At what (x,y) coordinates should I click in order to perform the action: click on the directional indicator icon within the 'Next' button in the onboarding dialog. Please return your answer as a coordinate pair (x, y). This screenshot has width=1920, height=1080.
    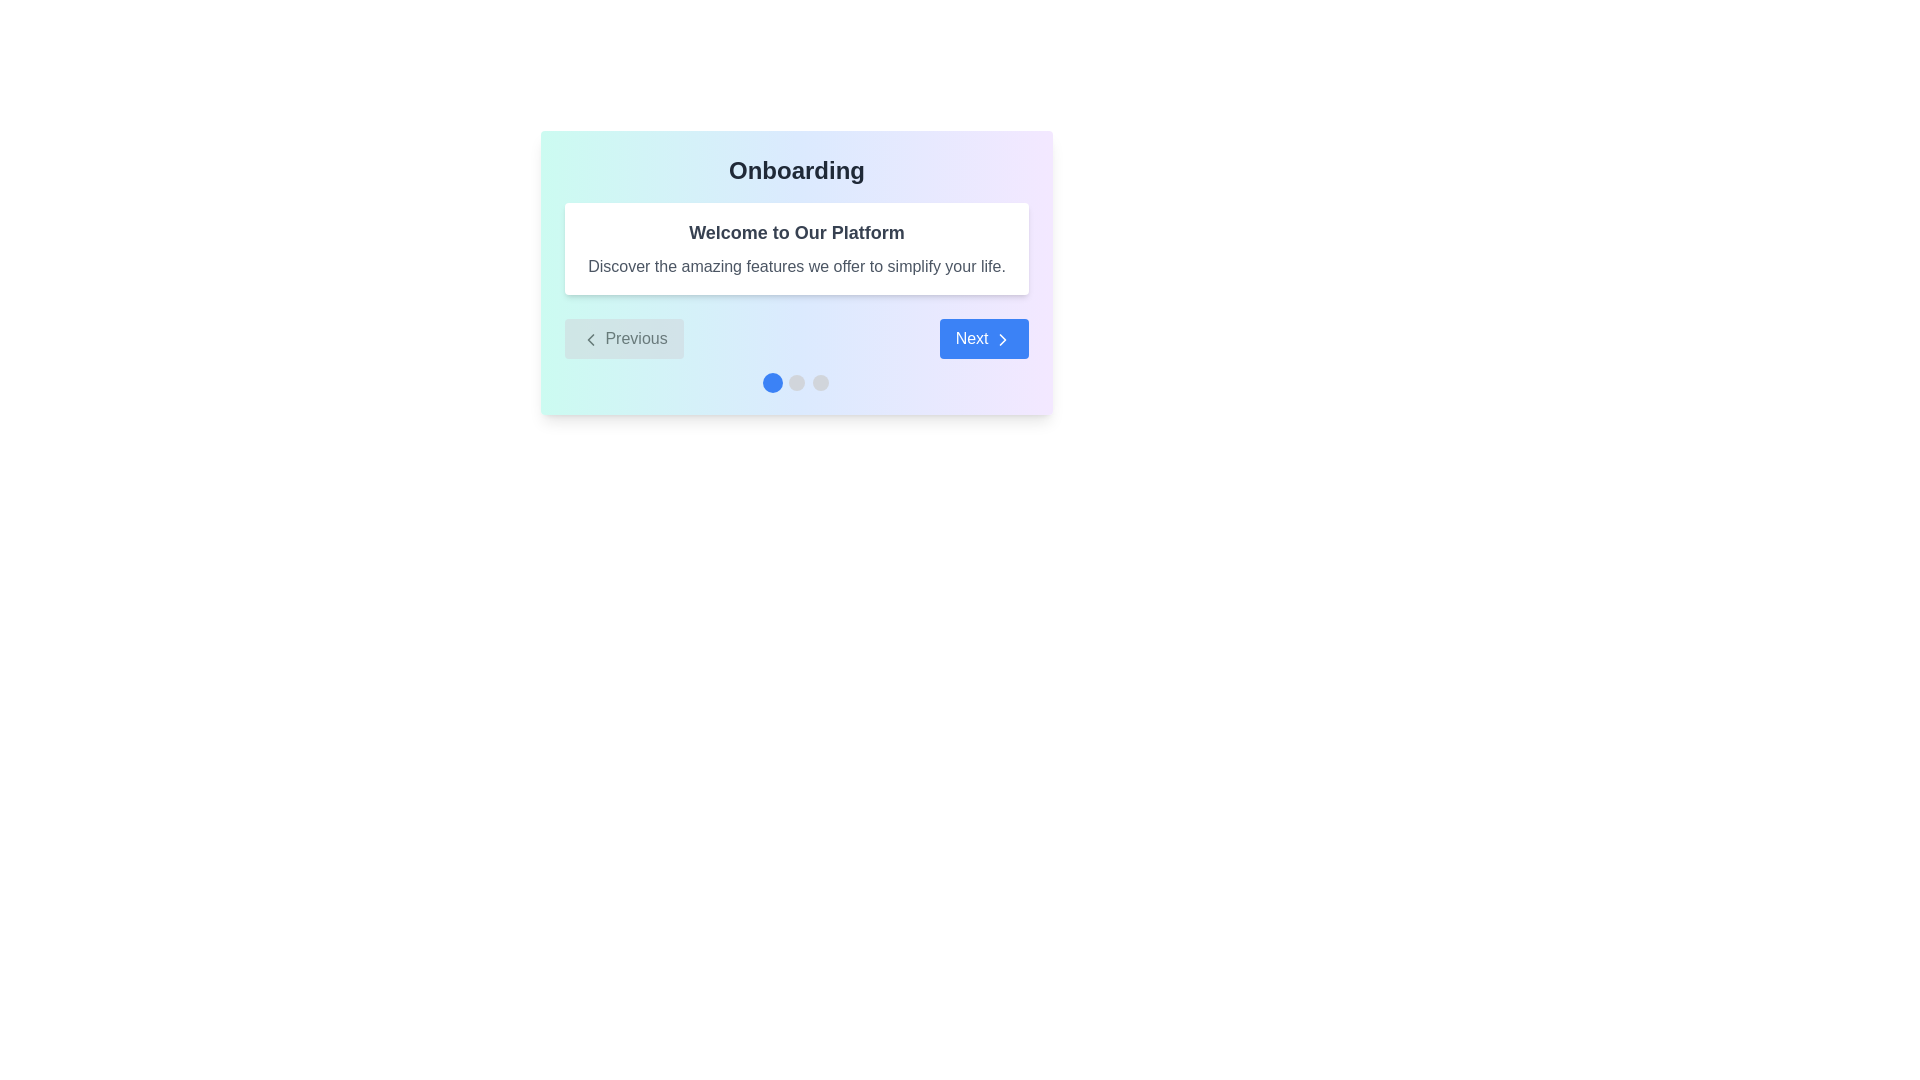
    Looking at the image, I should click on (1003, 338).